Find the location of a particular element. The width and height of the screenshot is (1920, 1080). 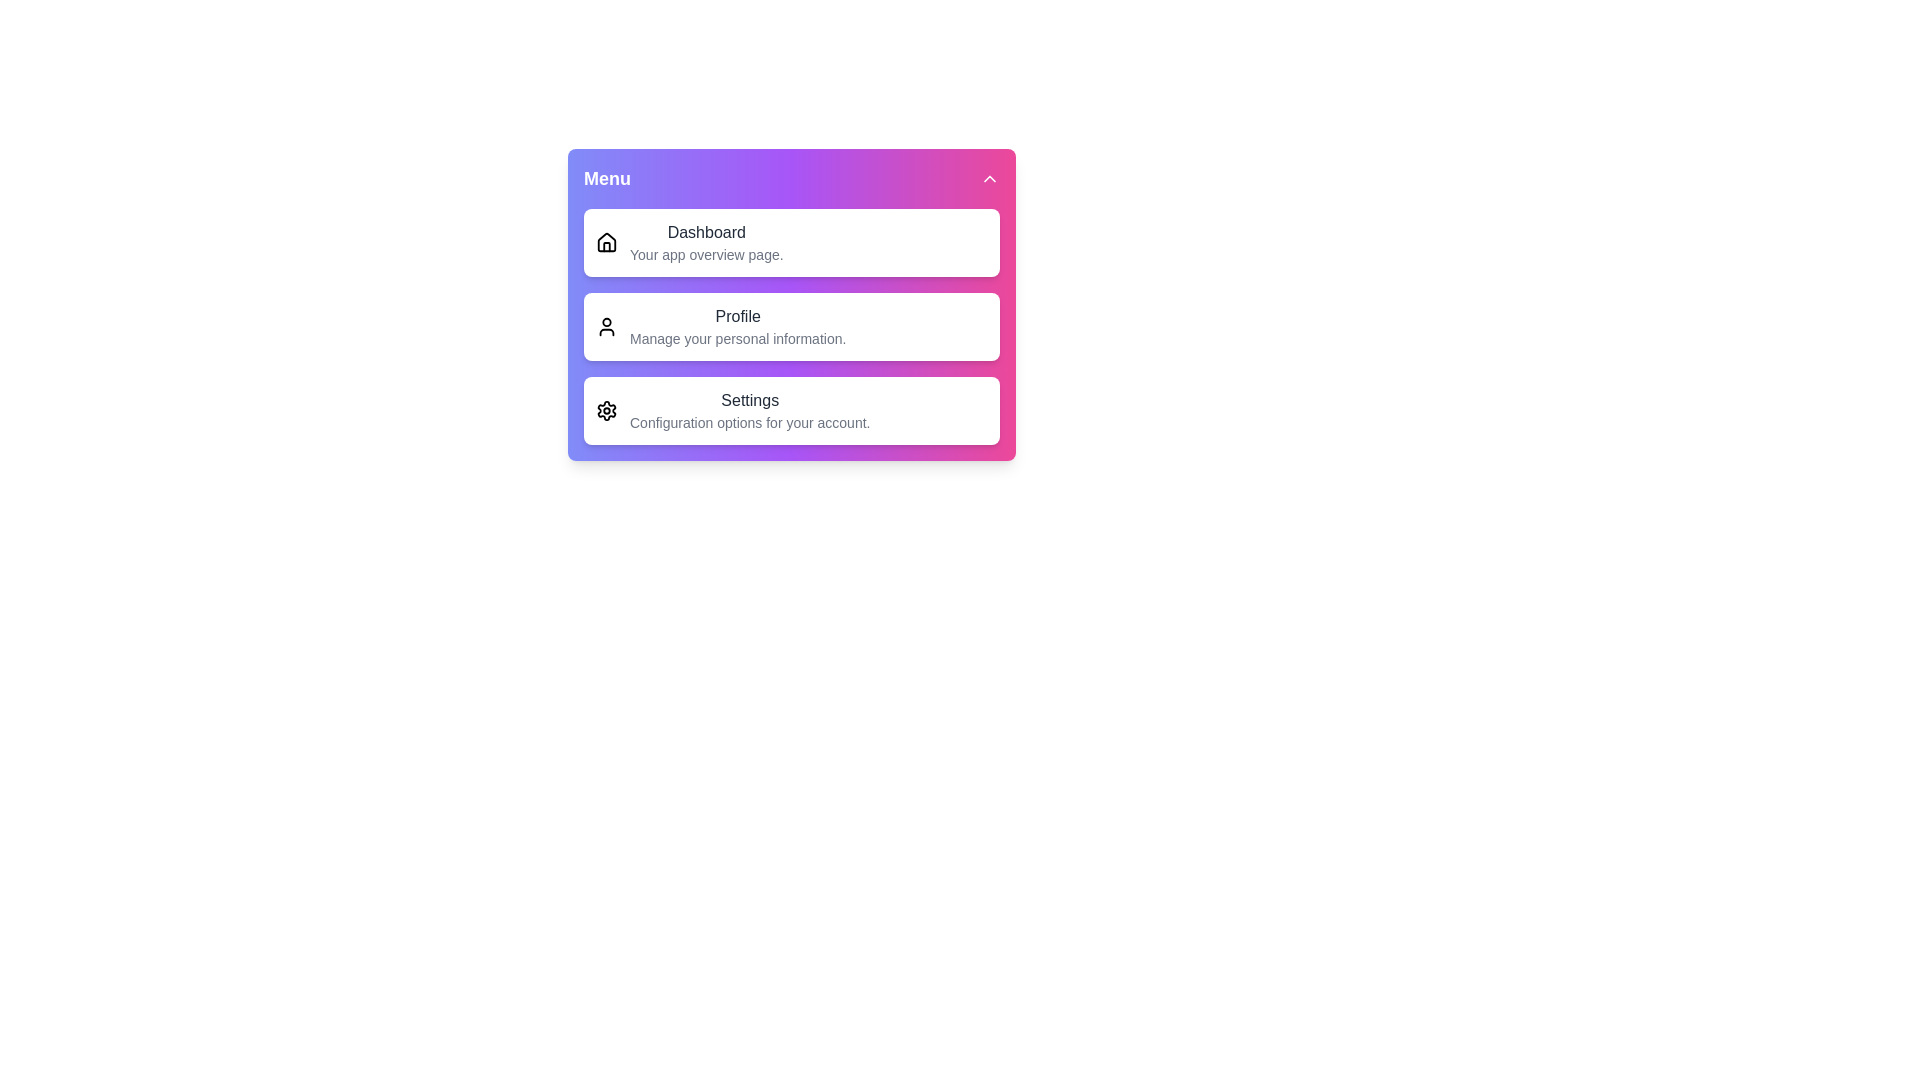

the toggle button to expand or collapse the menu is located at coordinates (791, 177).